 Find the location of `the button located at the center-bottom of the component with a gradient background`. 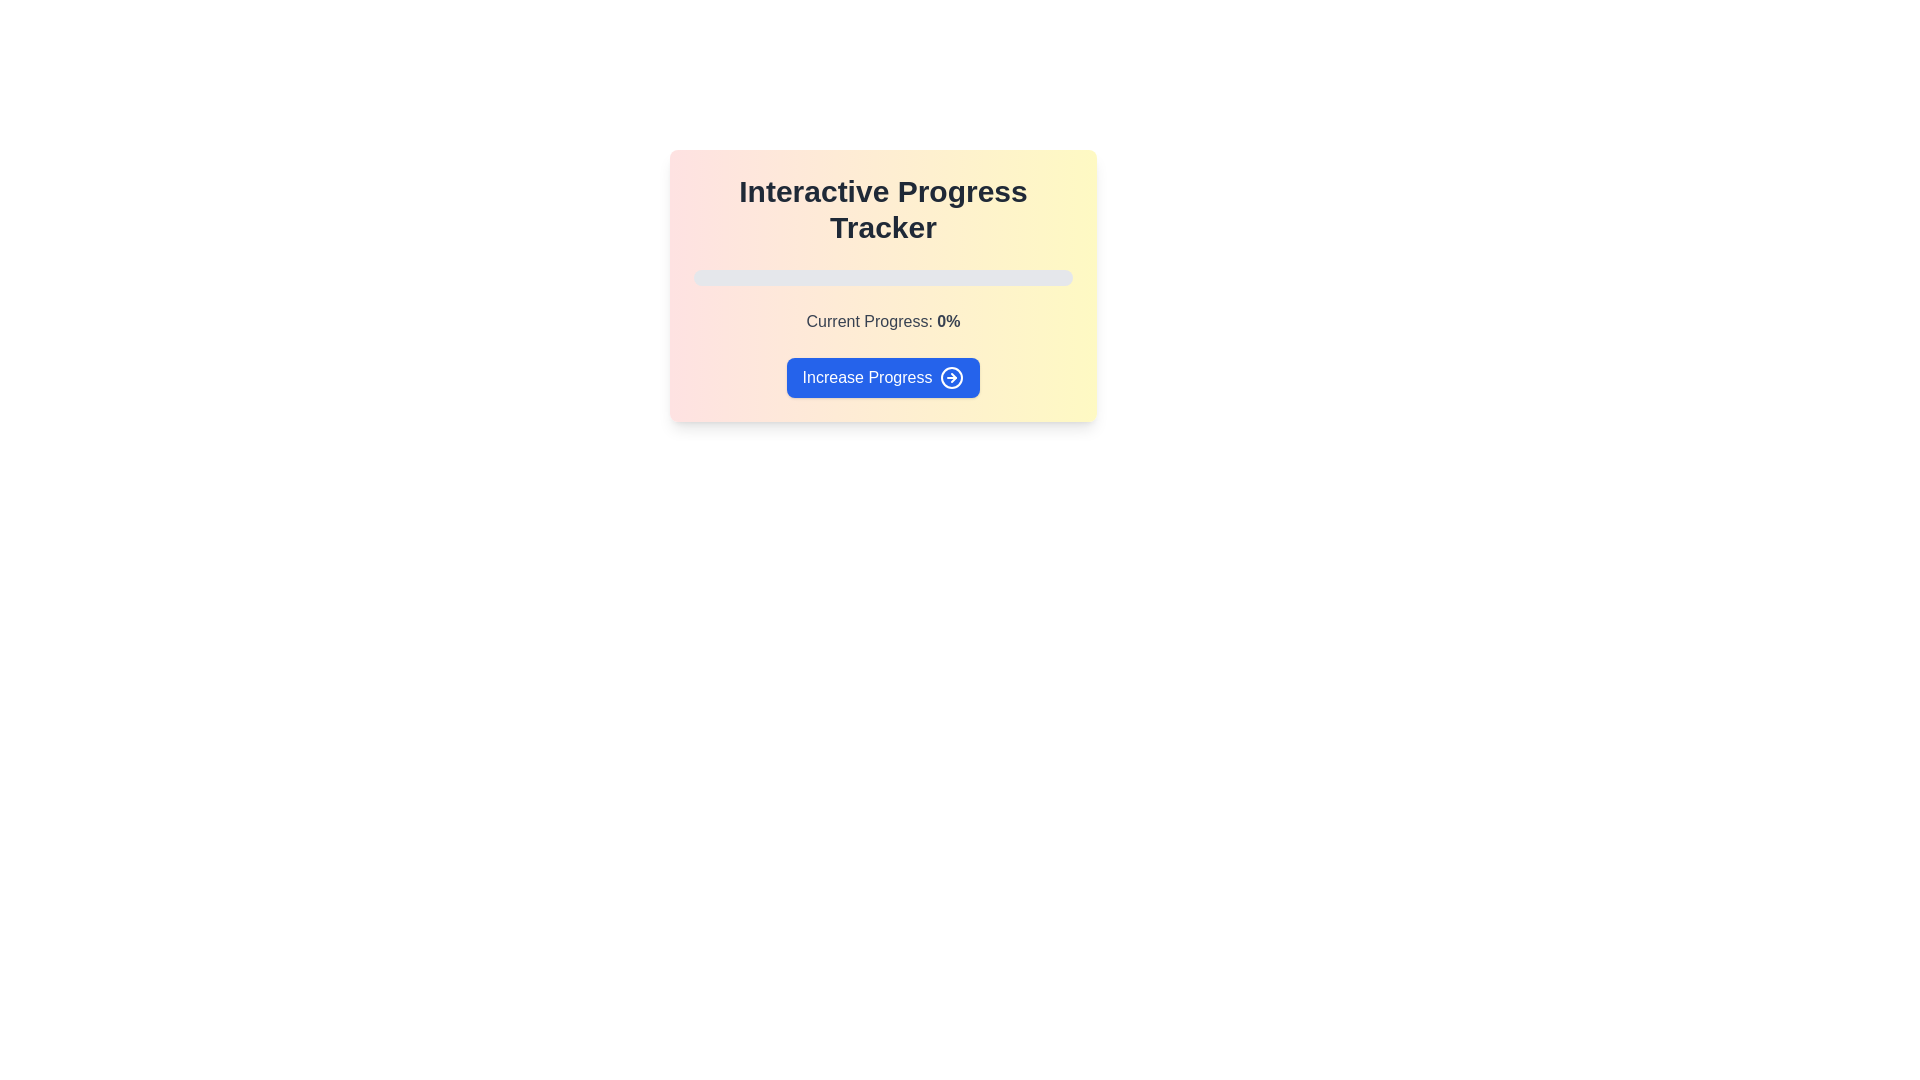

the button located at the center-bottom of the component with a gradient background is located at coordinates (882, 378).